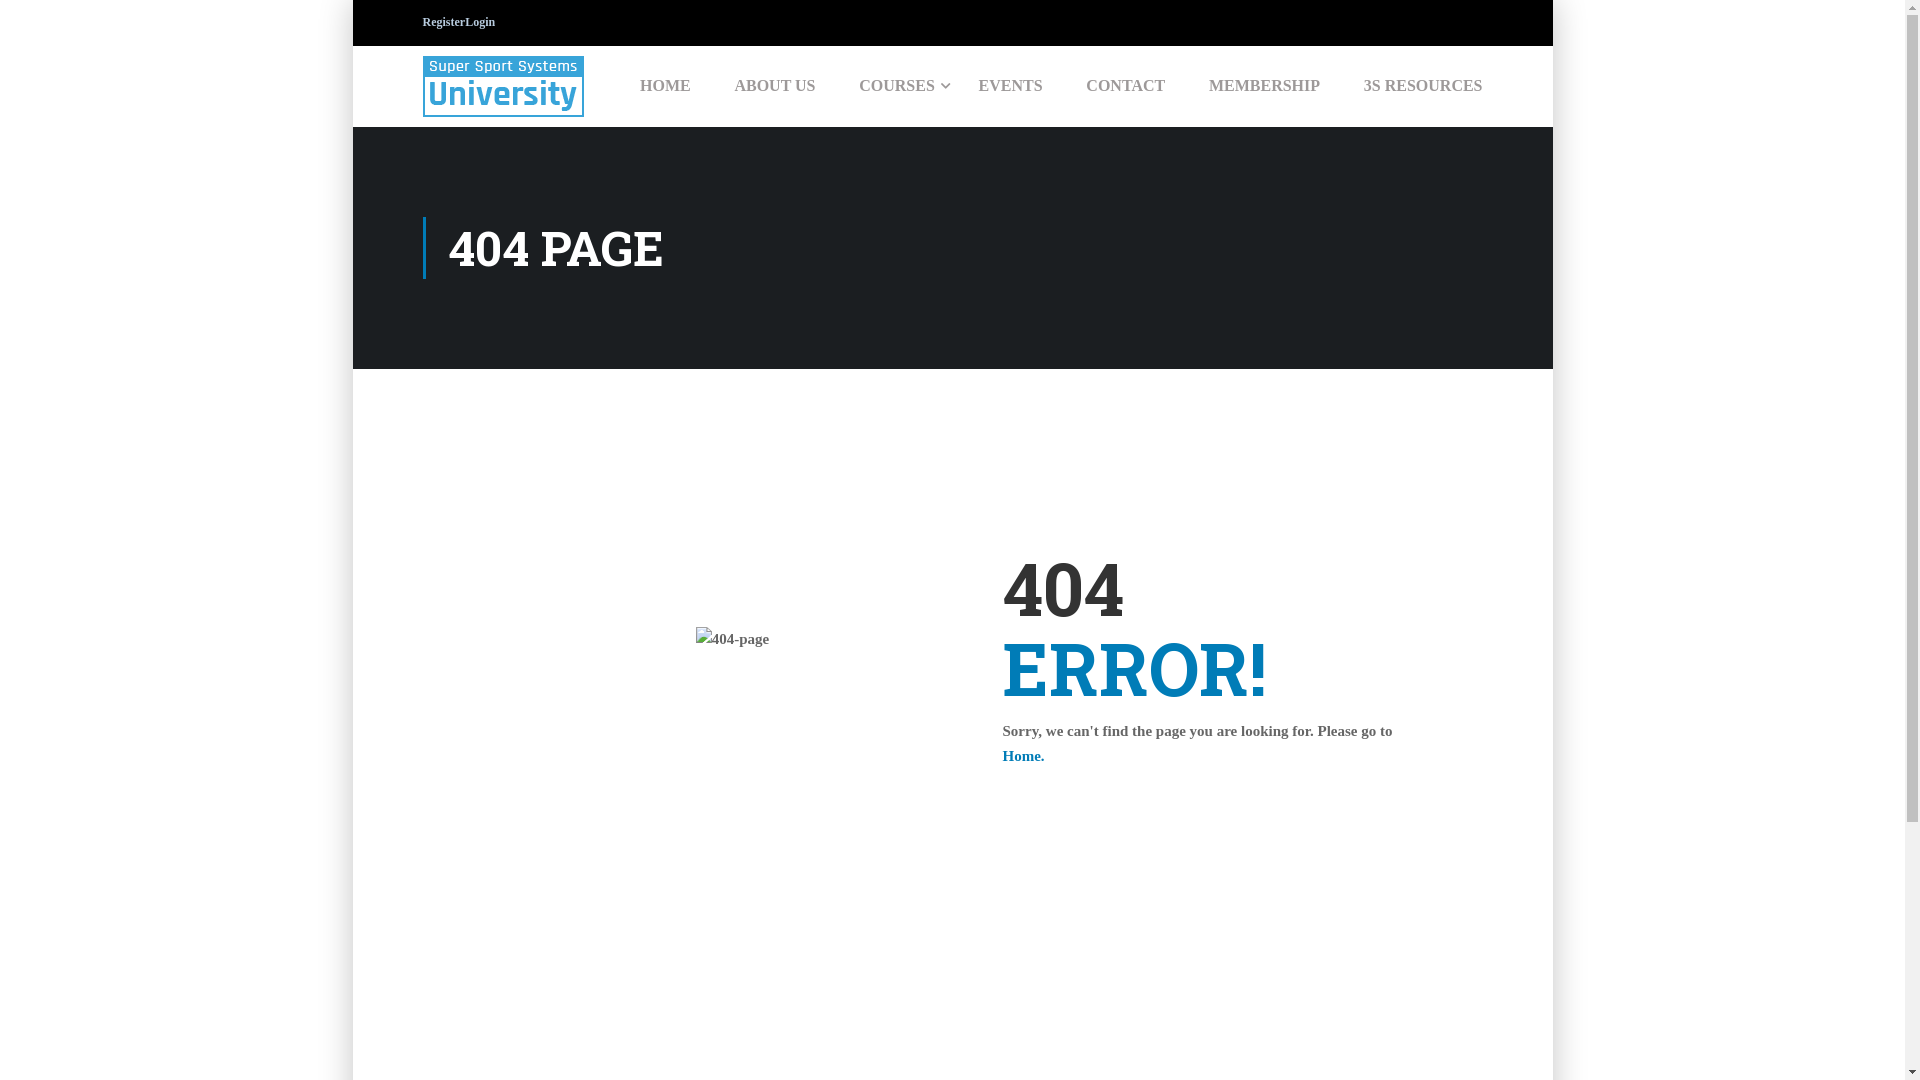 Image resolution: width=1920 pixels, height=1080 pixels. Describe the element at coordinates (665, 84) in the screenshot. I see `'HOME'` at that location.